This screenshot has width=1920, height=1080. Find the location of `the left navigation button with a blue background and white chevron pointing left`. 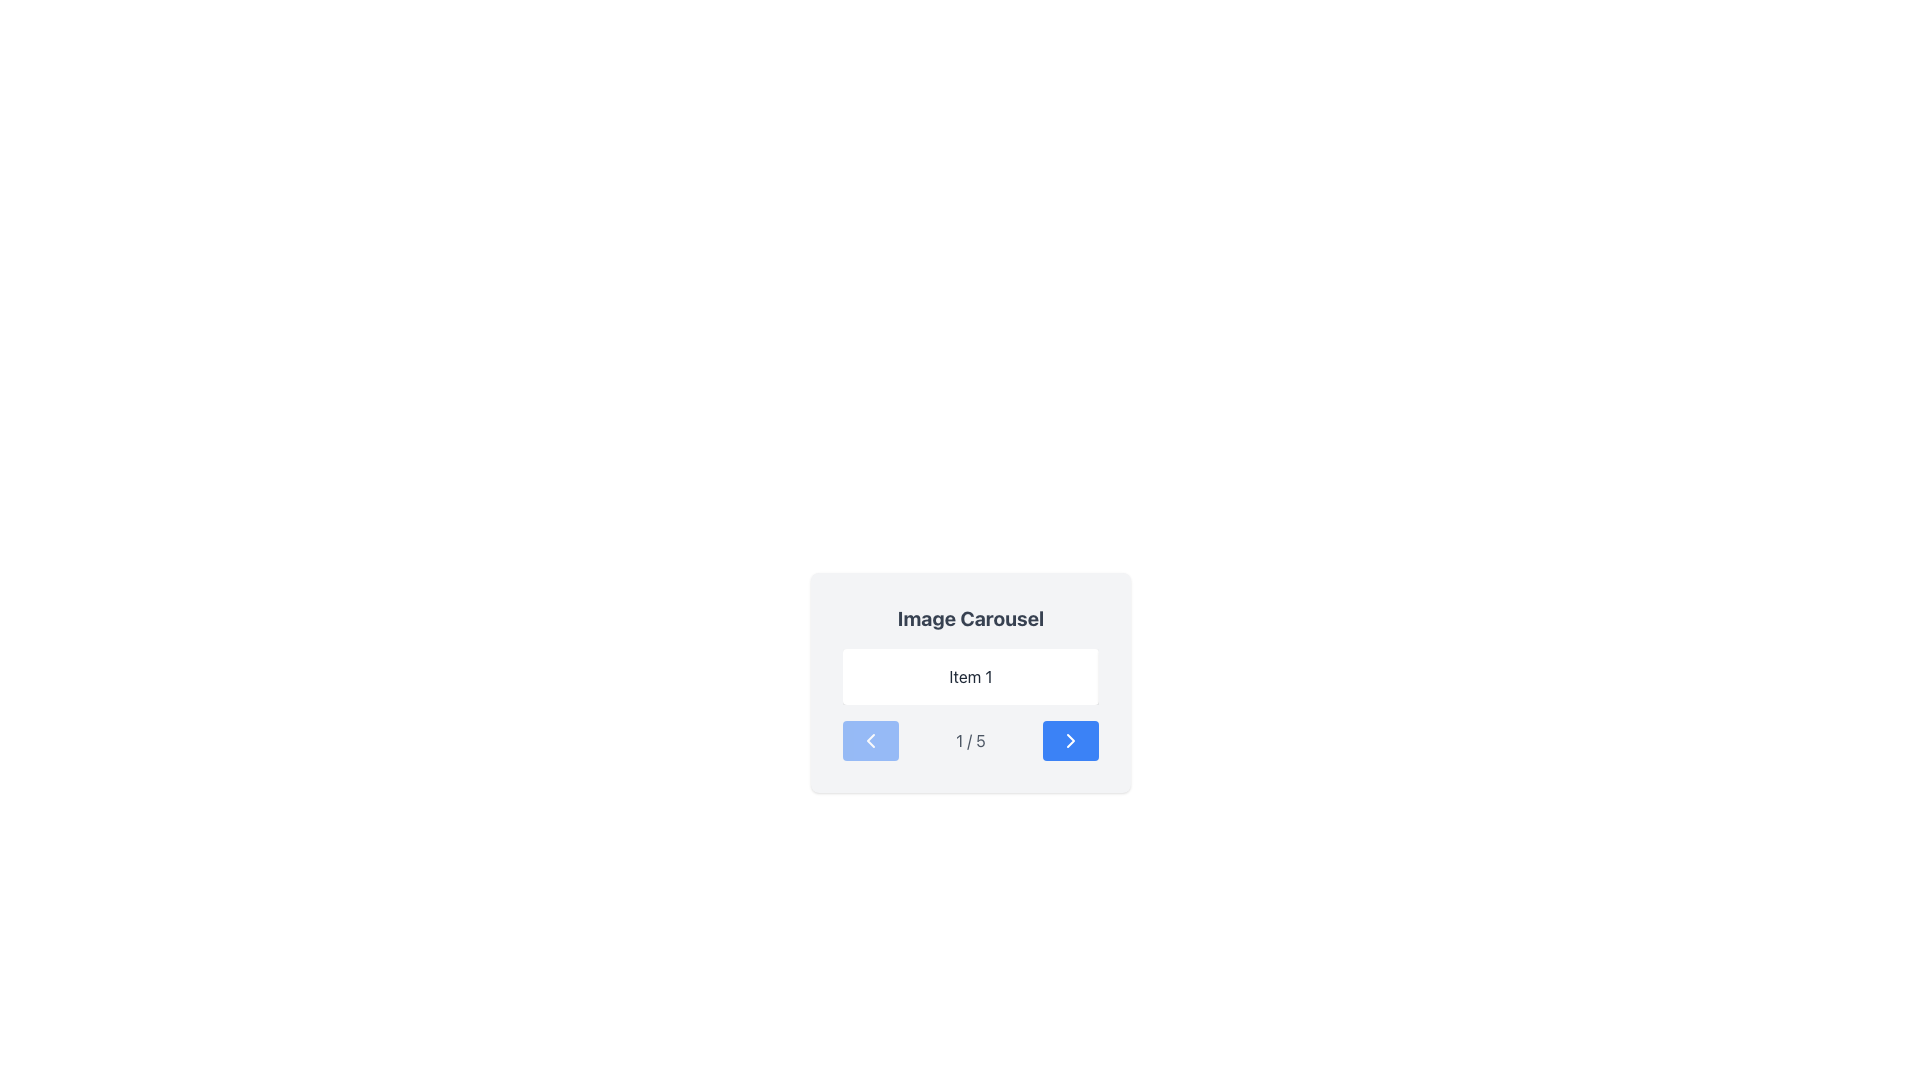

the left navigation button with a blue background and white chevron pointing left is located at coordinates (870, 740).